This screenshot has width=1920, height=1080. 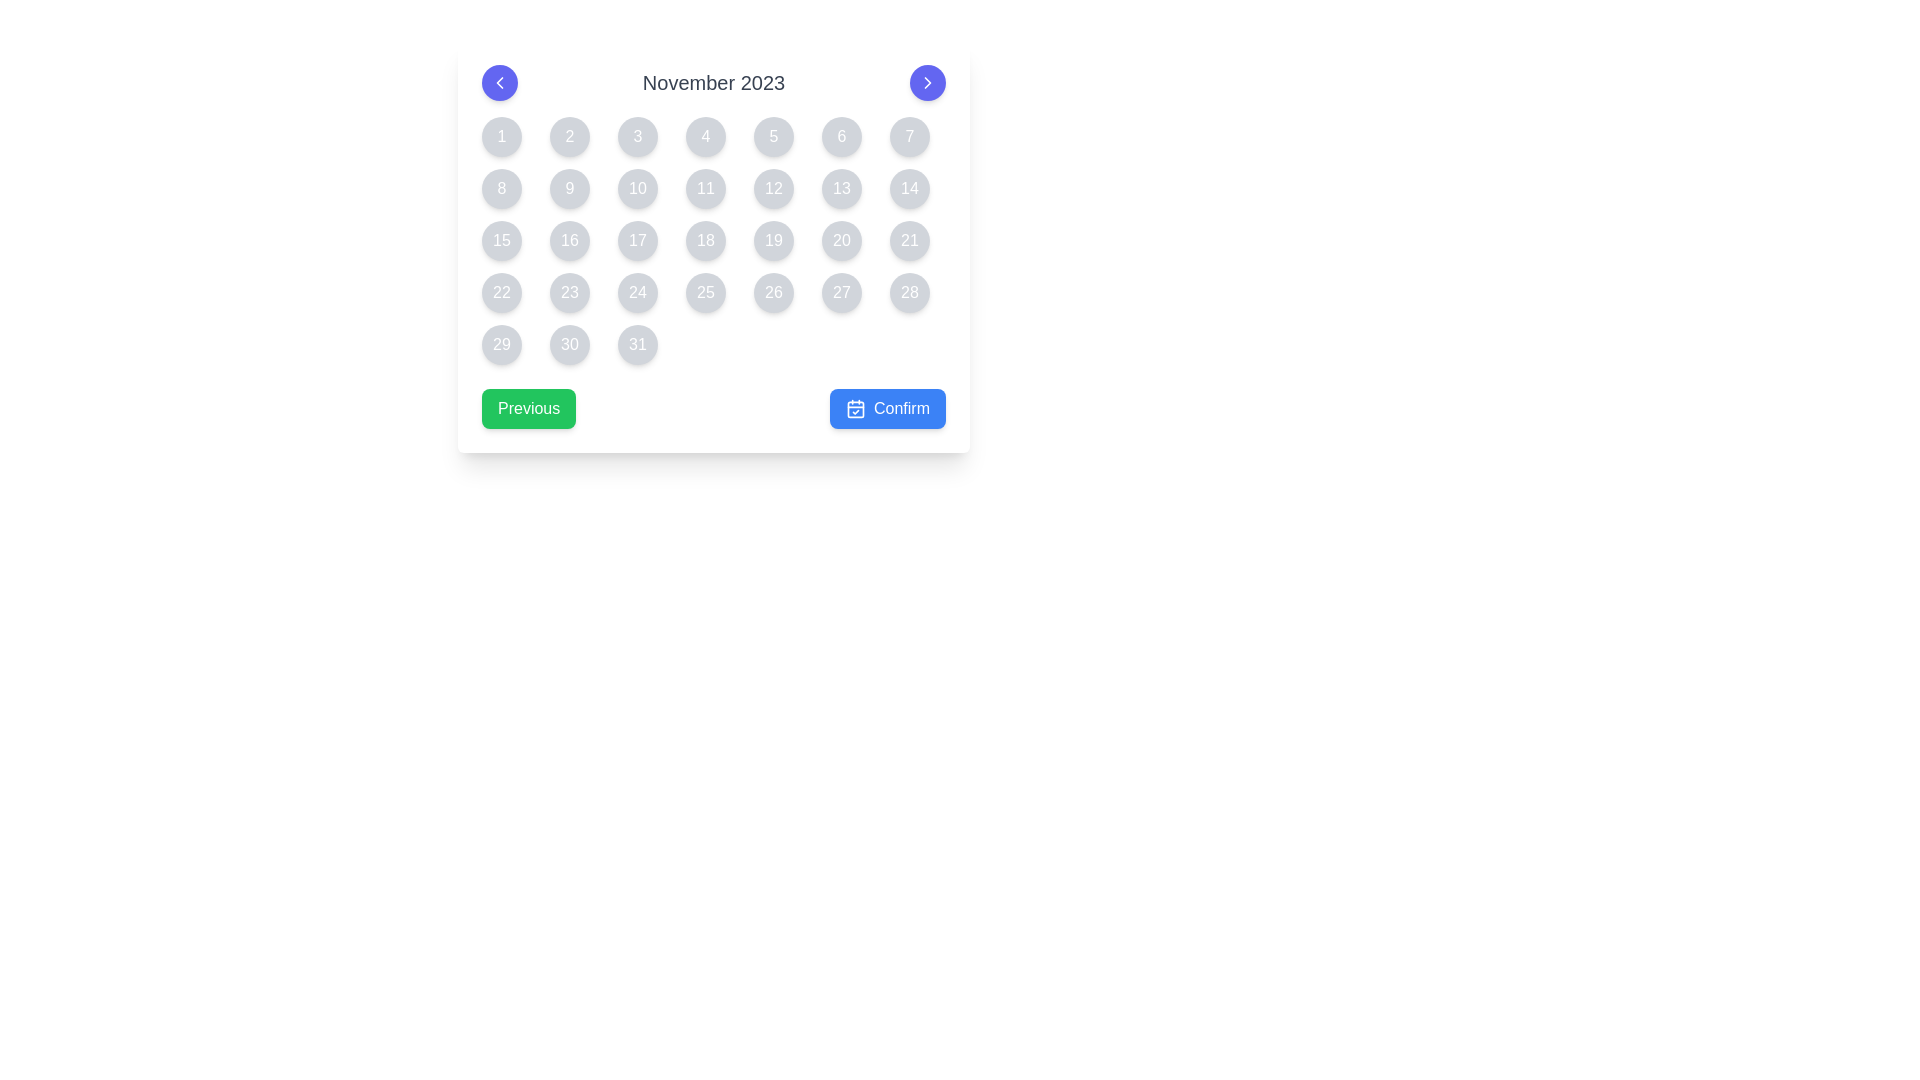 What do you see at coordinates (705, 136) in the screenshot?
I see `the circular button labeled '4' with a light gray background to change its color, which is part of a grid layout in the date picker widget` at bounding box center [705, 136].